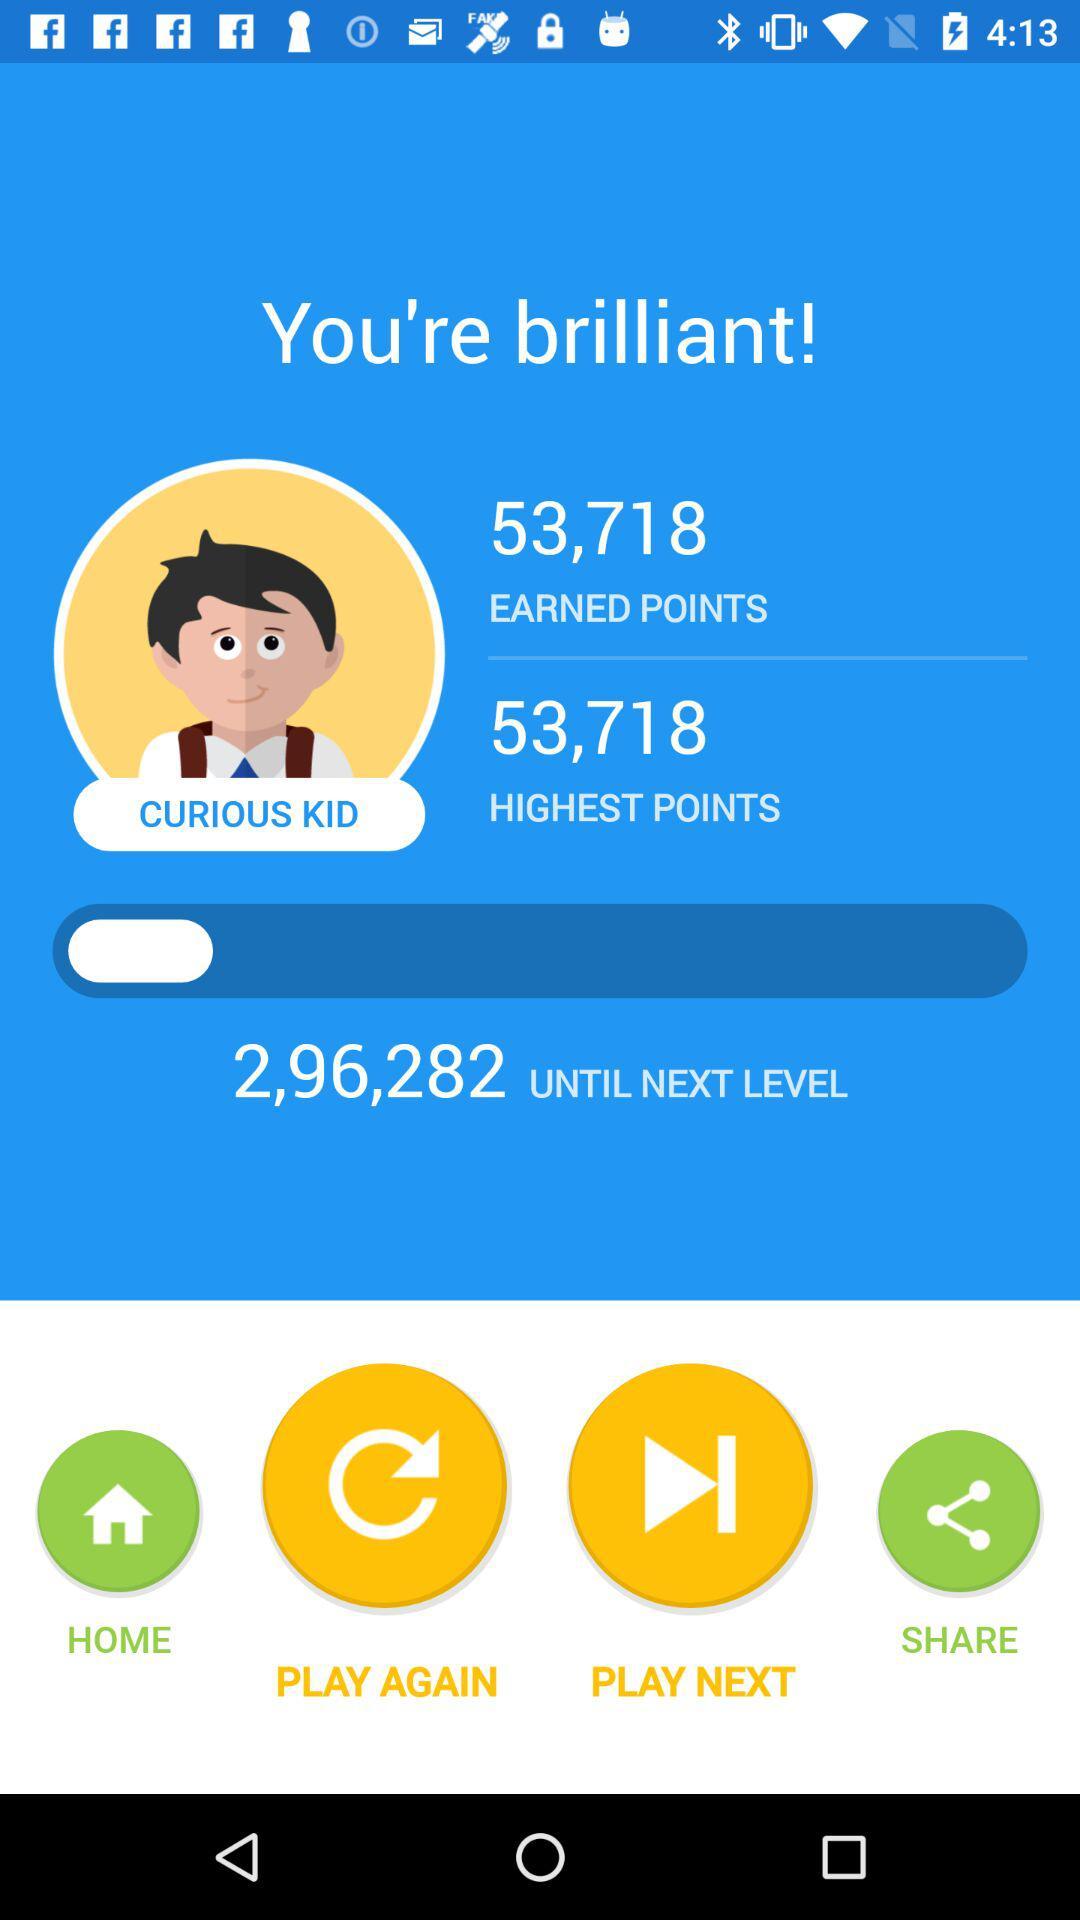 The image size is (1080, 1920). Describe the element at coordinates (959, 1514) in the screenshot. I see `share the article` at that location.